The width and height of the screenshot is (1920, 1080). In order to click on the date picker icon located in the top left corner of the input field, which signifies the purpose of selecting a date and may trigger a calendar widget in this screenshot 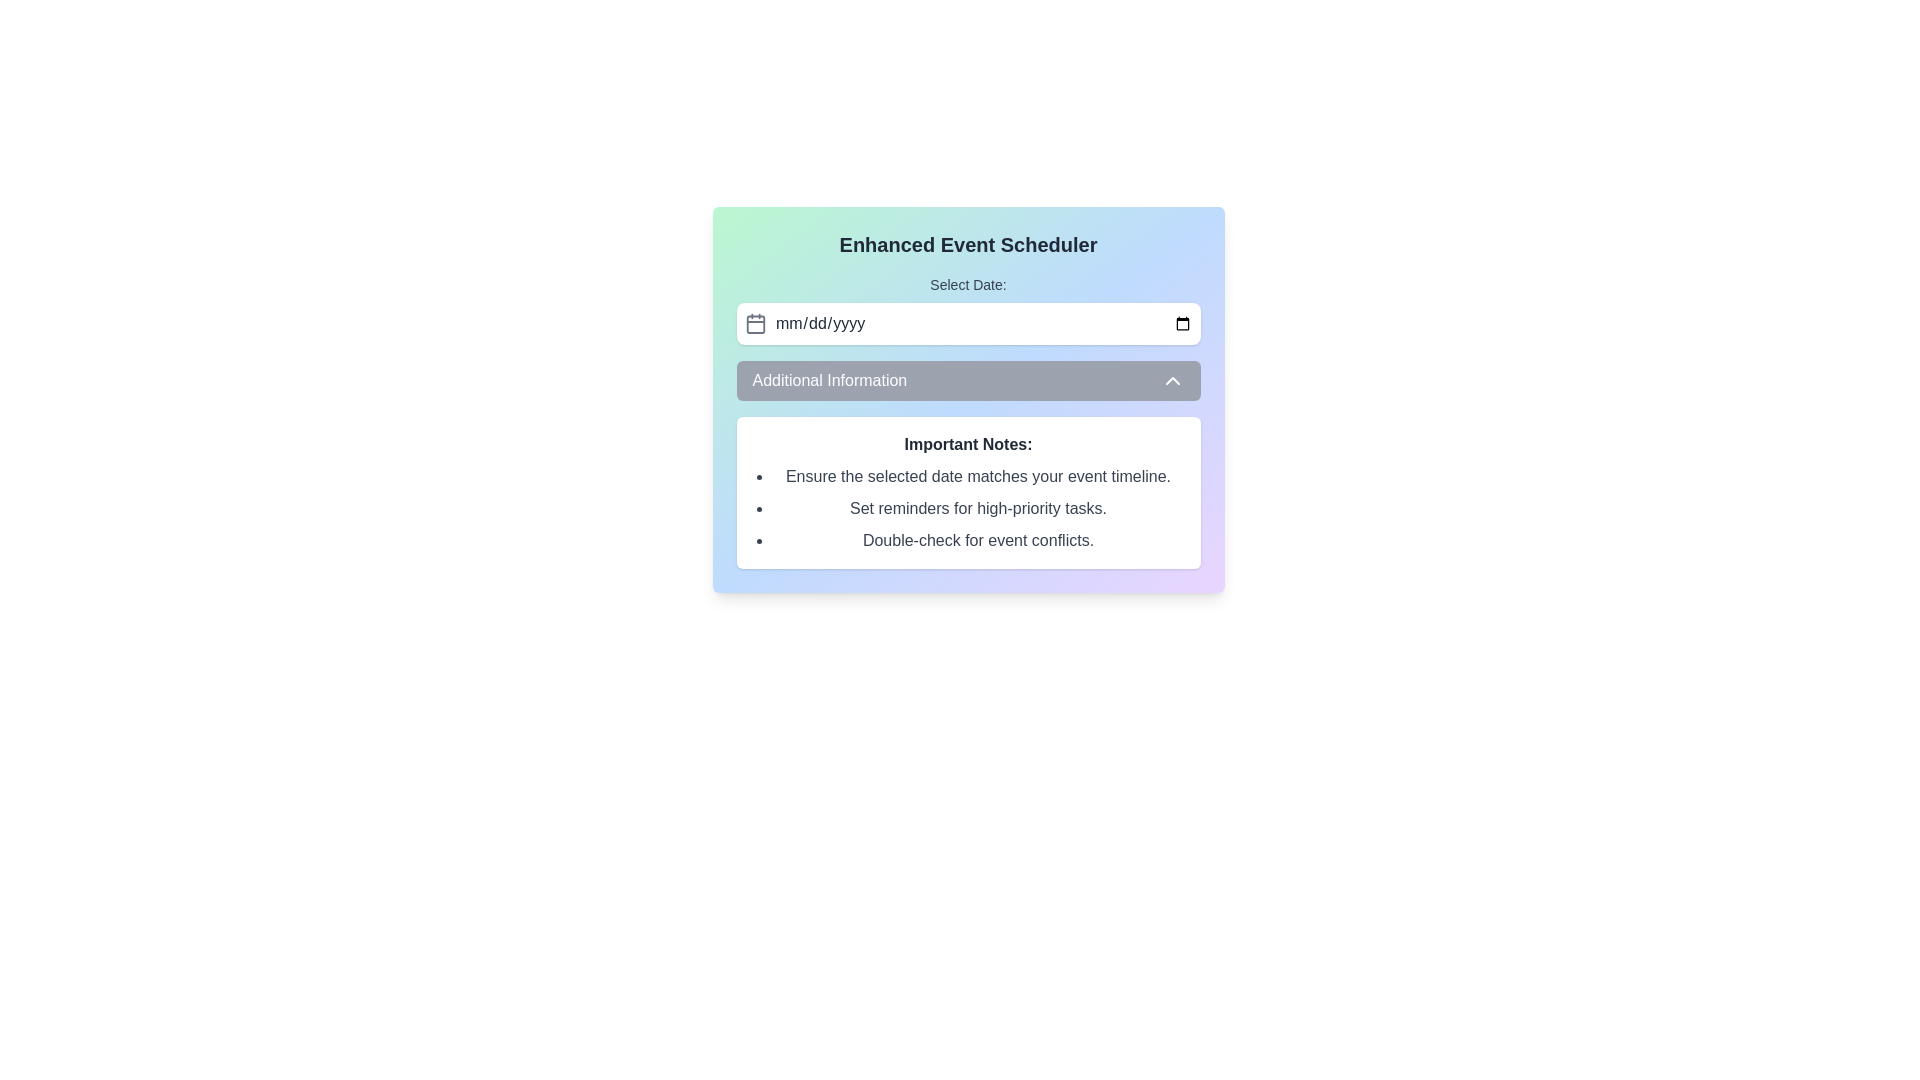, I will do `click(754, 323)`.